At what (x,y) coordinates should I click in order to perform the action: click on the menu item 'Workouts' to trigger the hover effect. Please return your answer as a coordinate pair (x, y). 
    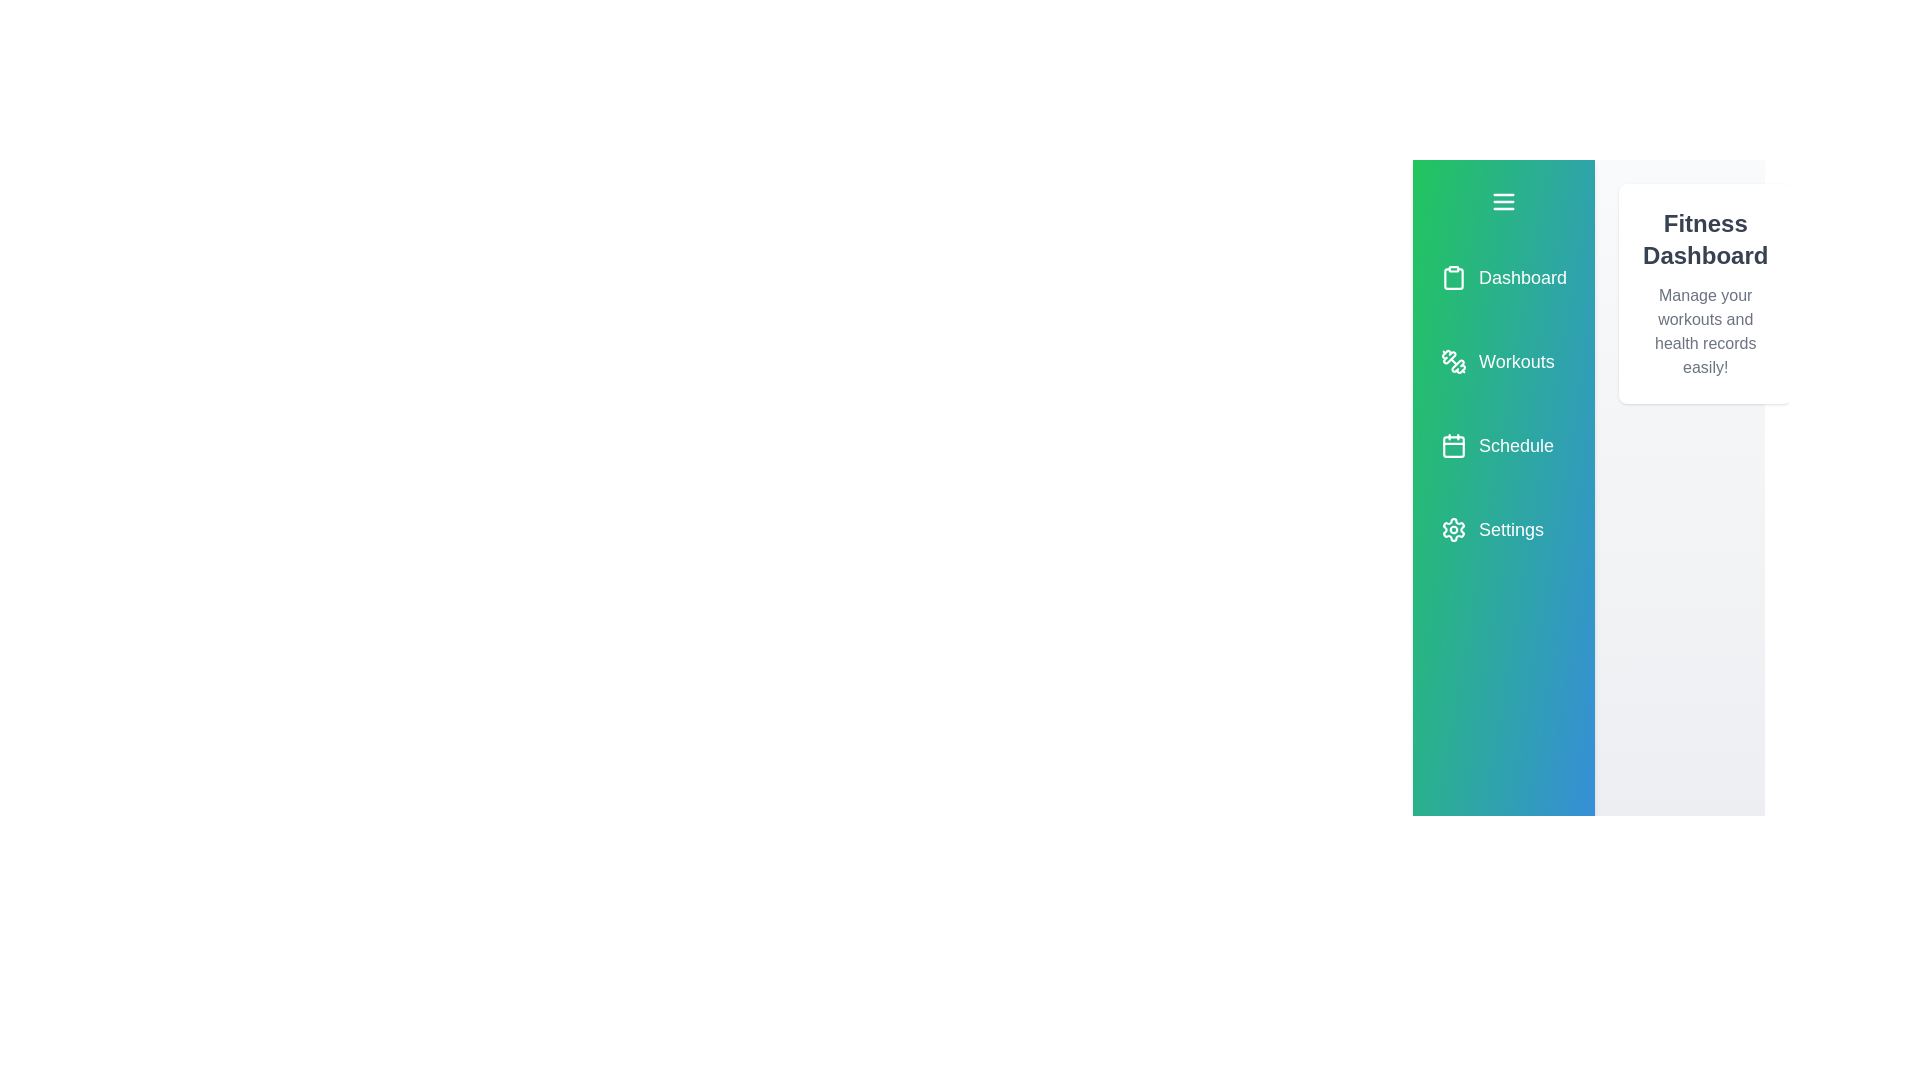
    Looking at the image, I should click on (1503, 362).